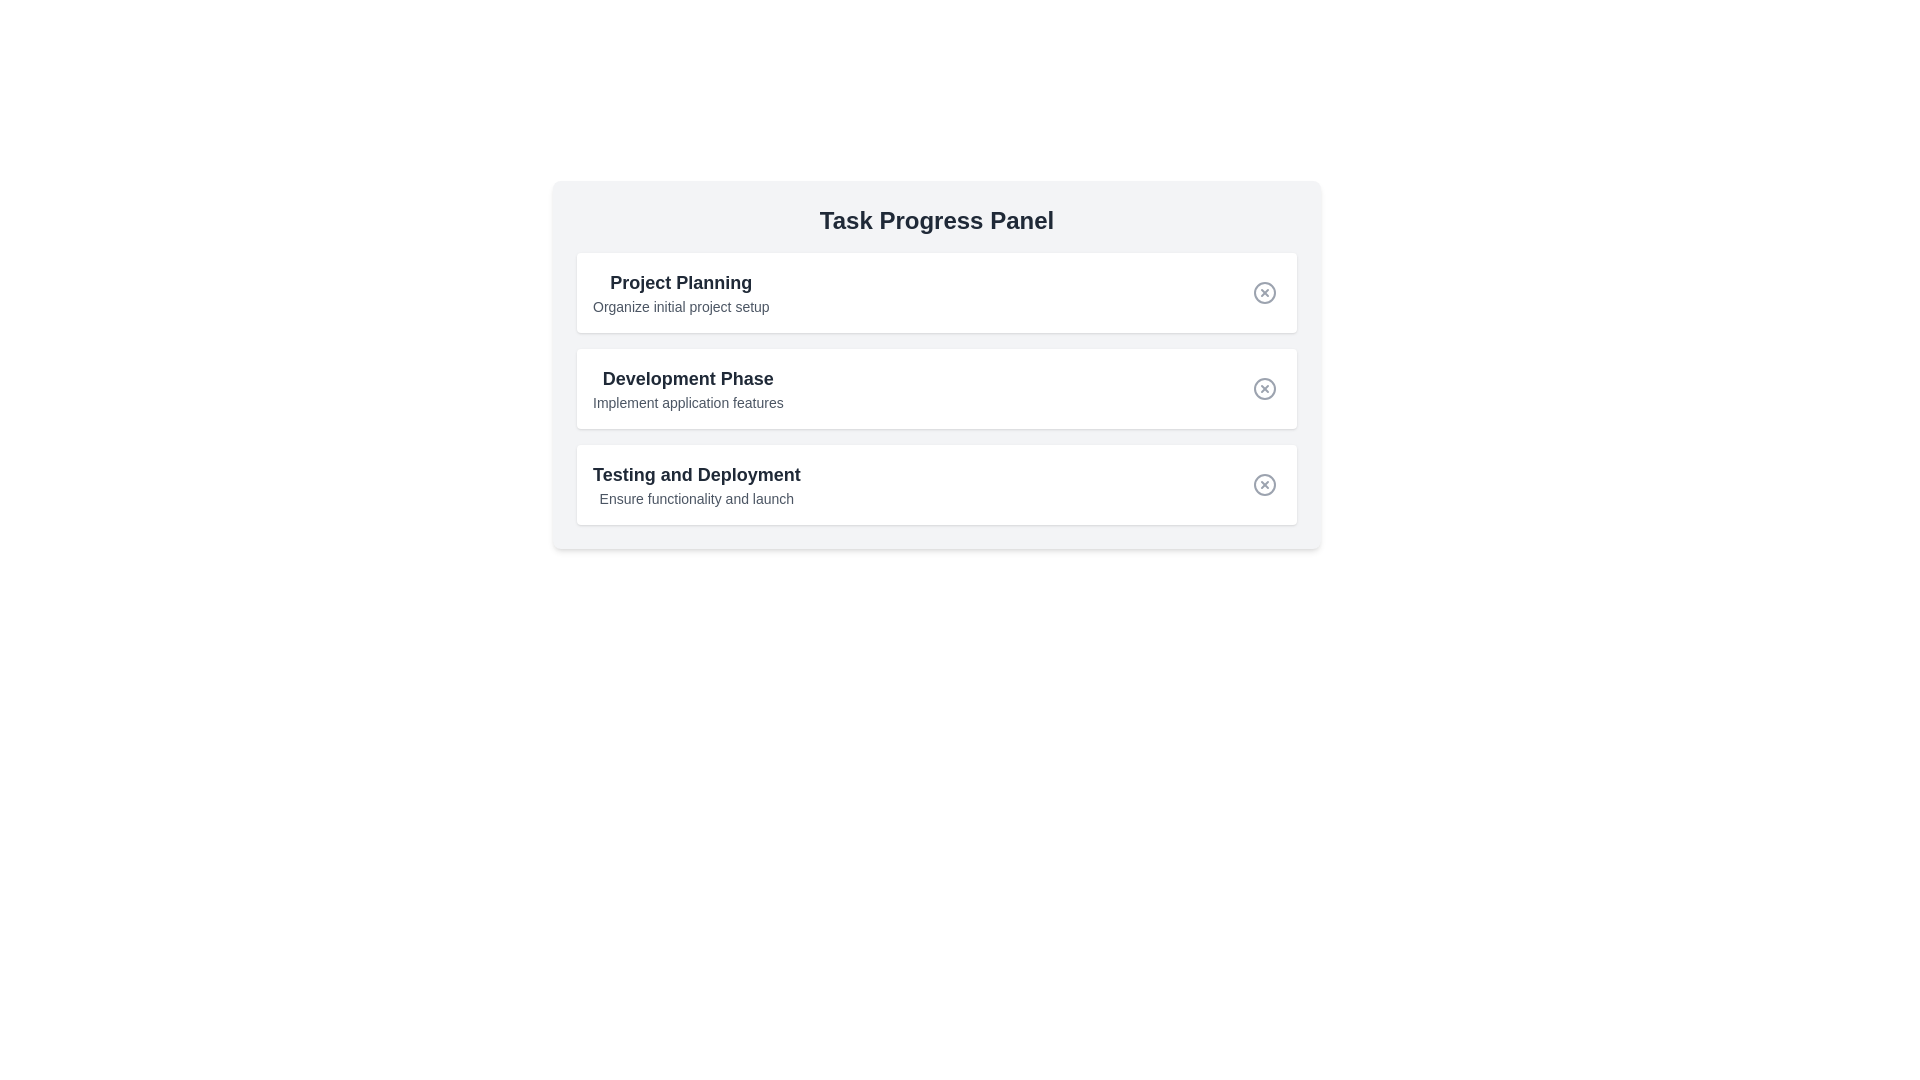 Image resolution: width=1920 pixels, height=1080 pixels. I want to click on the 'Development Phase' informational card, which is the second card in the vertically stacked list within the 'Task Progress Panel', so click(935, 365).